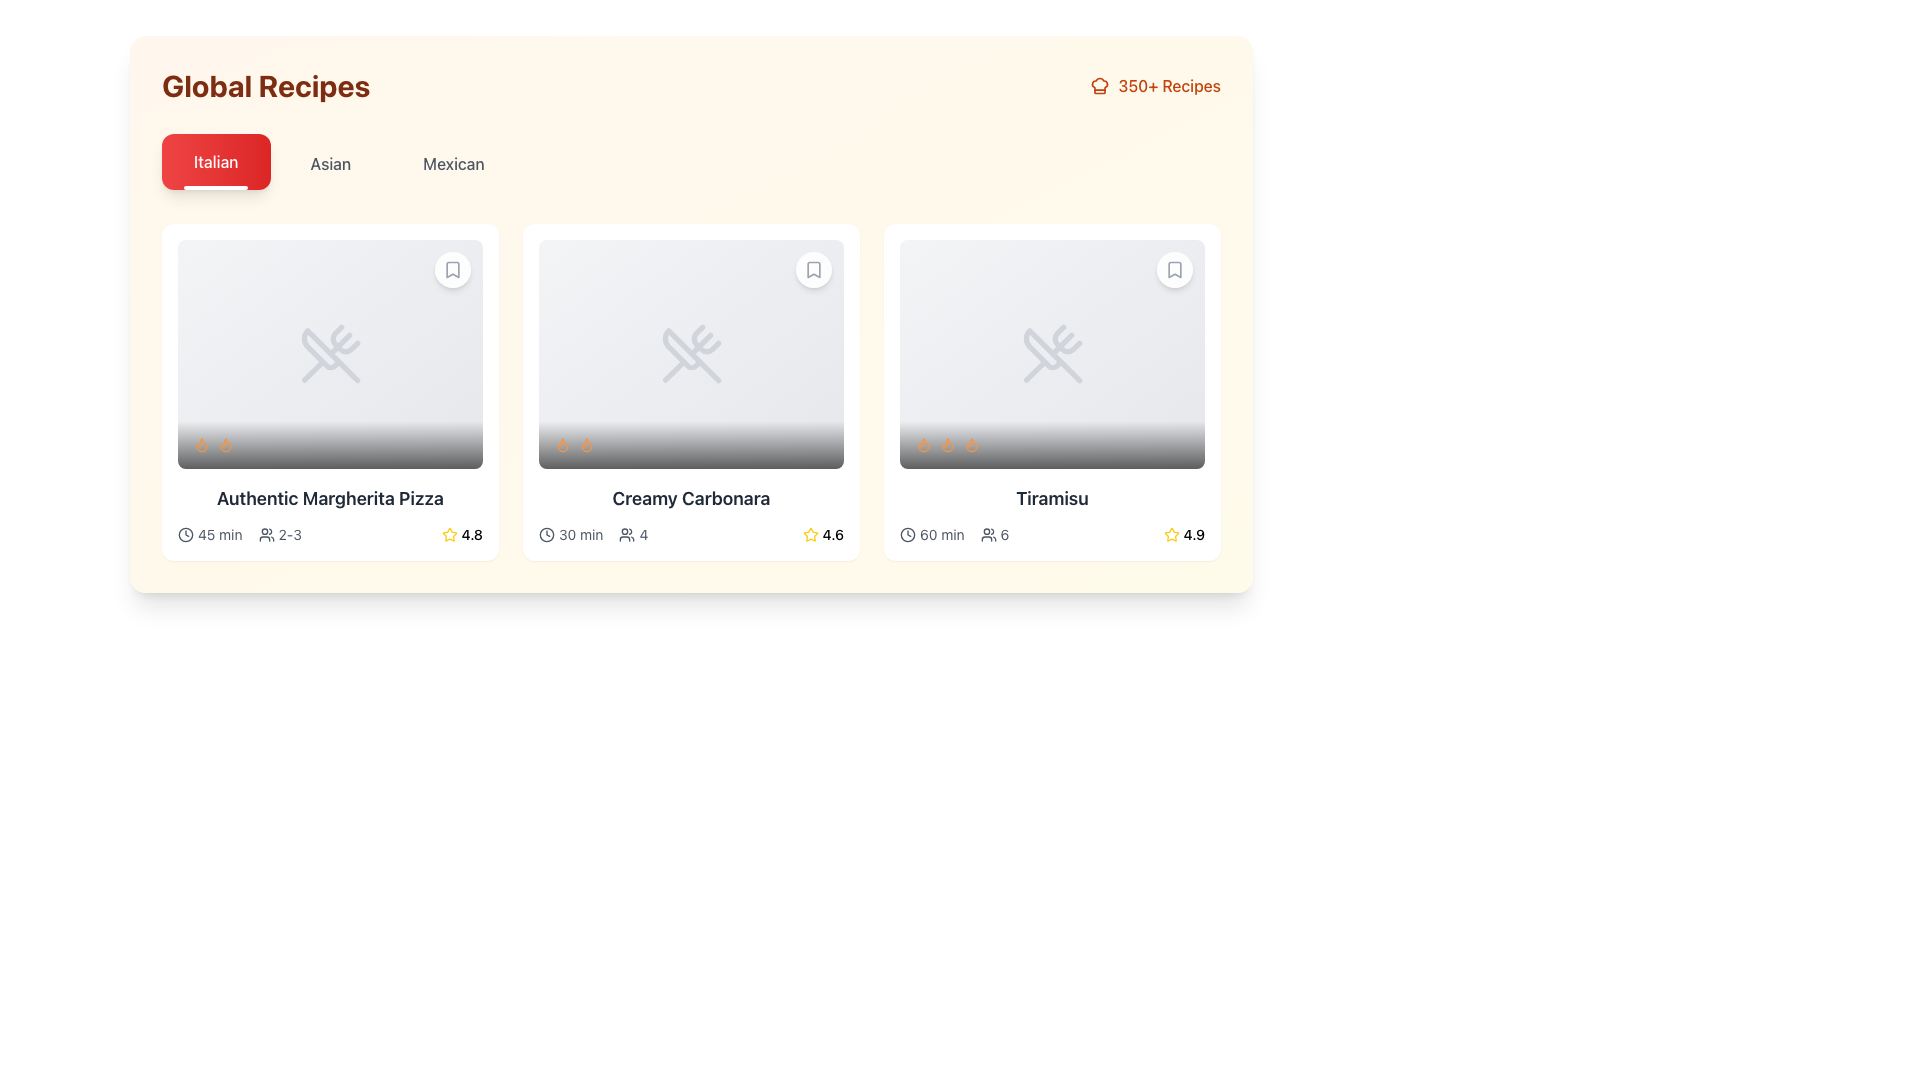 The height and width of the screenshot is (1080, 1920). What do you see at coordinates (691, 353) in the screenshot?
I see `the crossed fork and knife icon representing the dish 'Creamy Carbonara' in the second card under the 'Italian' tab in the 'Global Recipes' section` at bounding box center [691, 353].